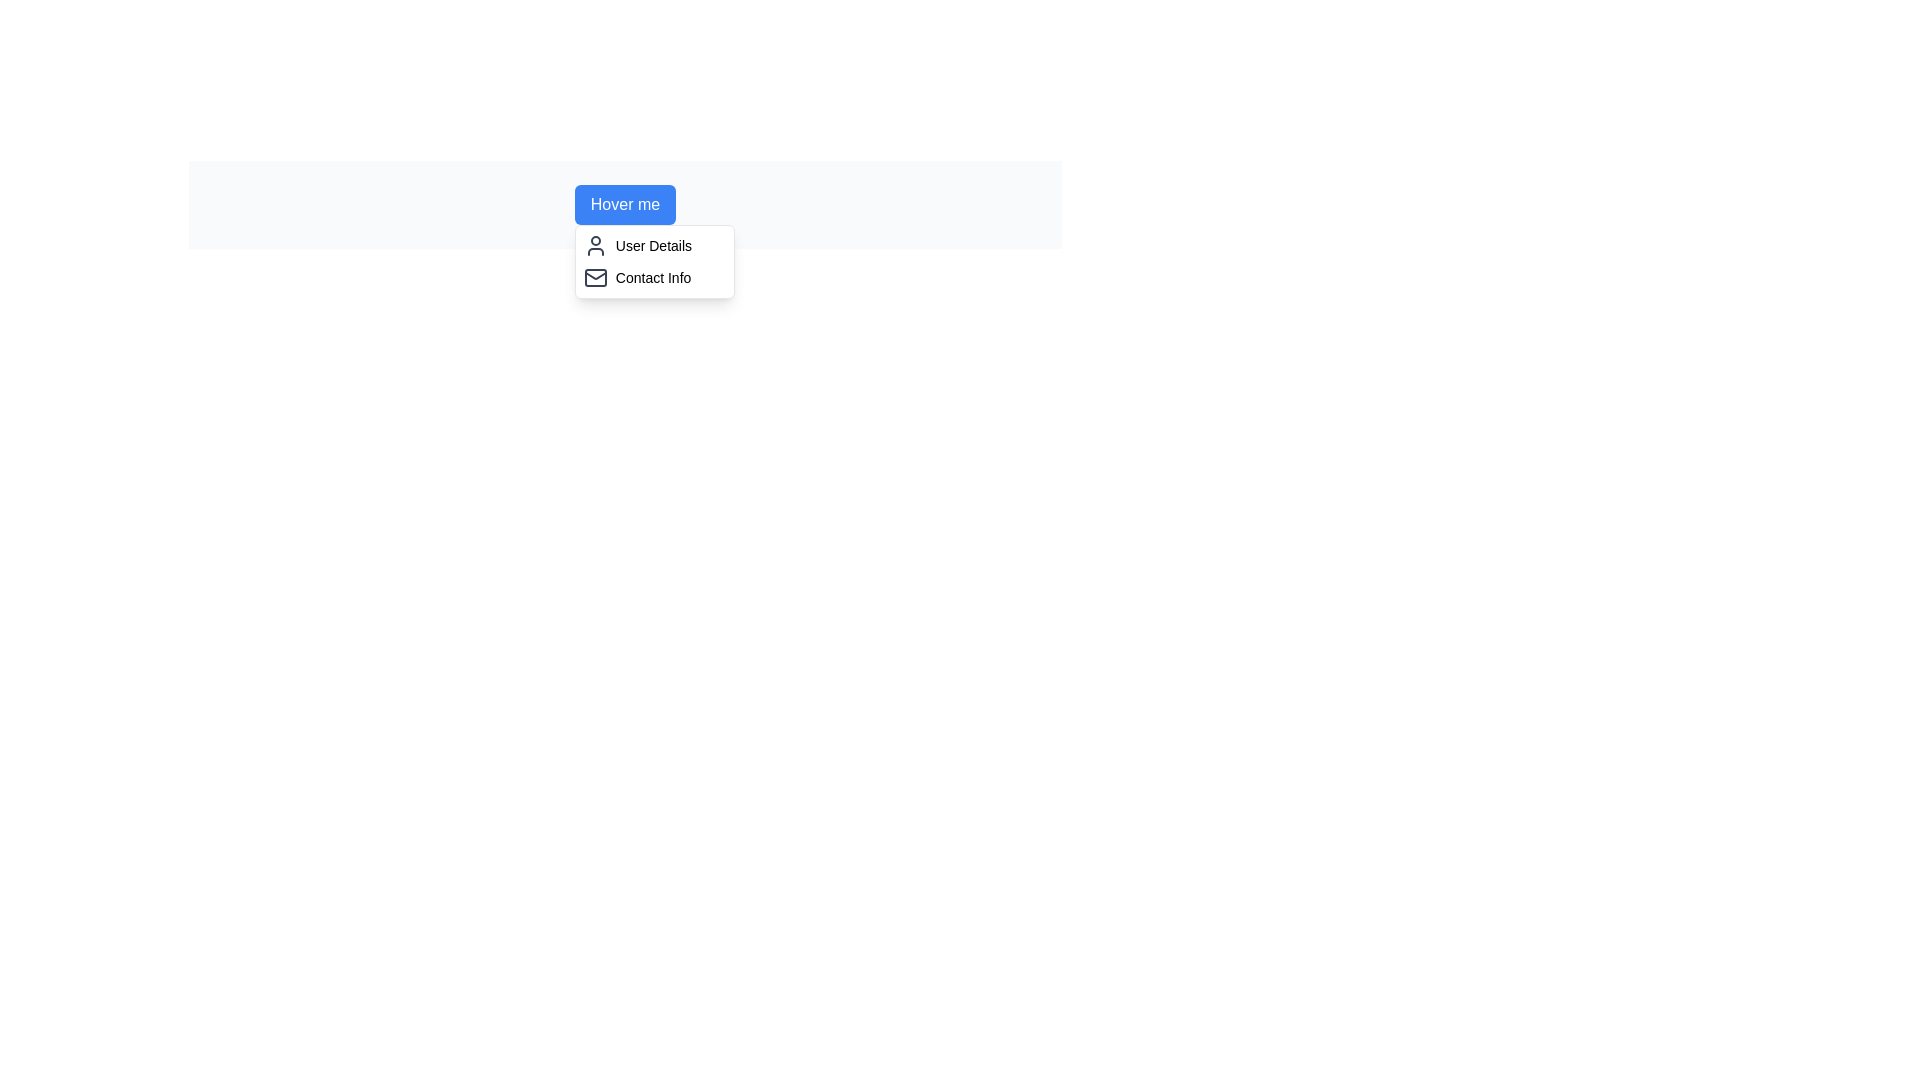 The height and width of the screenshot is (1080, 1920). Describe the element at coordinates (654, 245) in the screenshot. I see `the 'User Details' menu item, which is the first option in the dropdown menu` at that location.